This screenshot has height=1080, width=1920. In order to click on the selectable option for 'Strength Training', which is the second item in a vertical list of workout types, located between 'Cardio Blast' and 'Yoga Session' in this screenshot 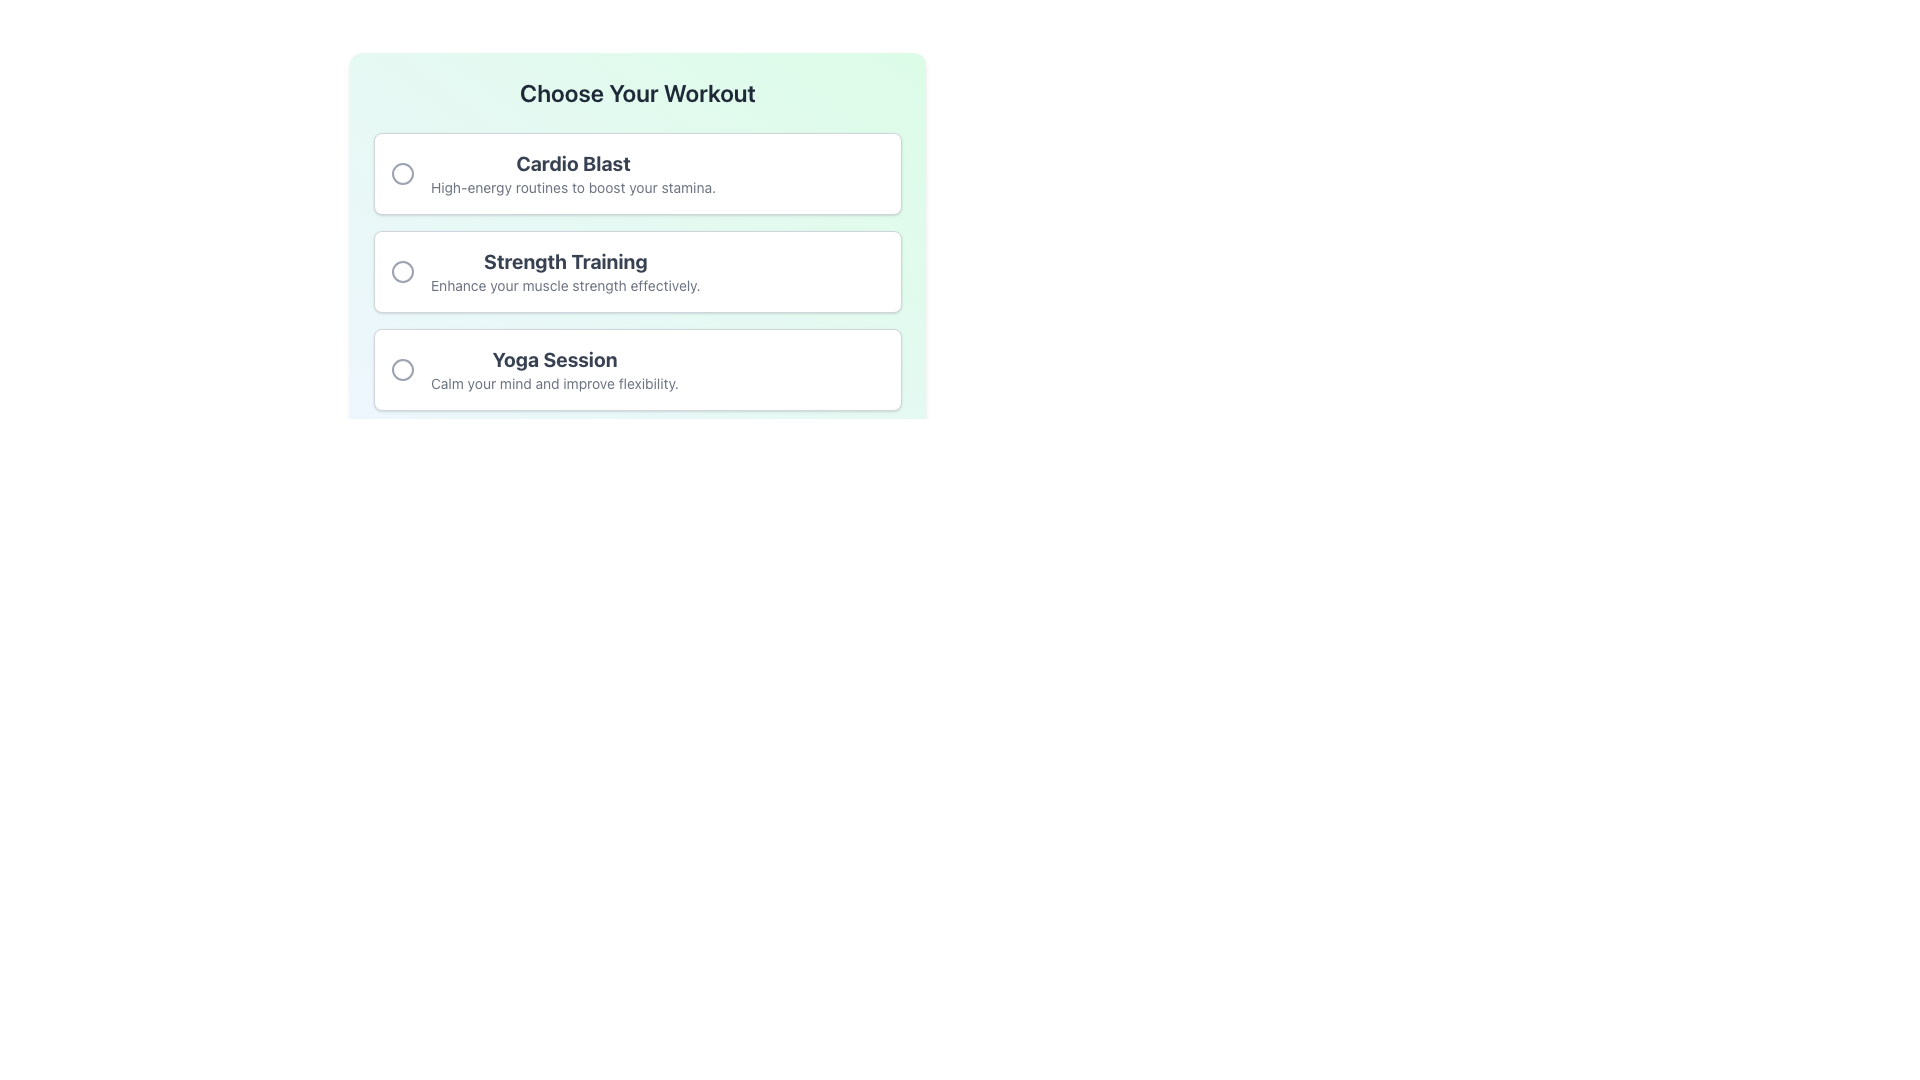, I will do `click(564, 272)`.